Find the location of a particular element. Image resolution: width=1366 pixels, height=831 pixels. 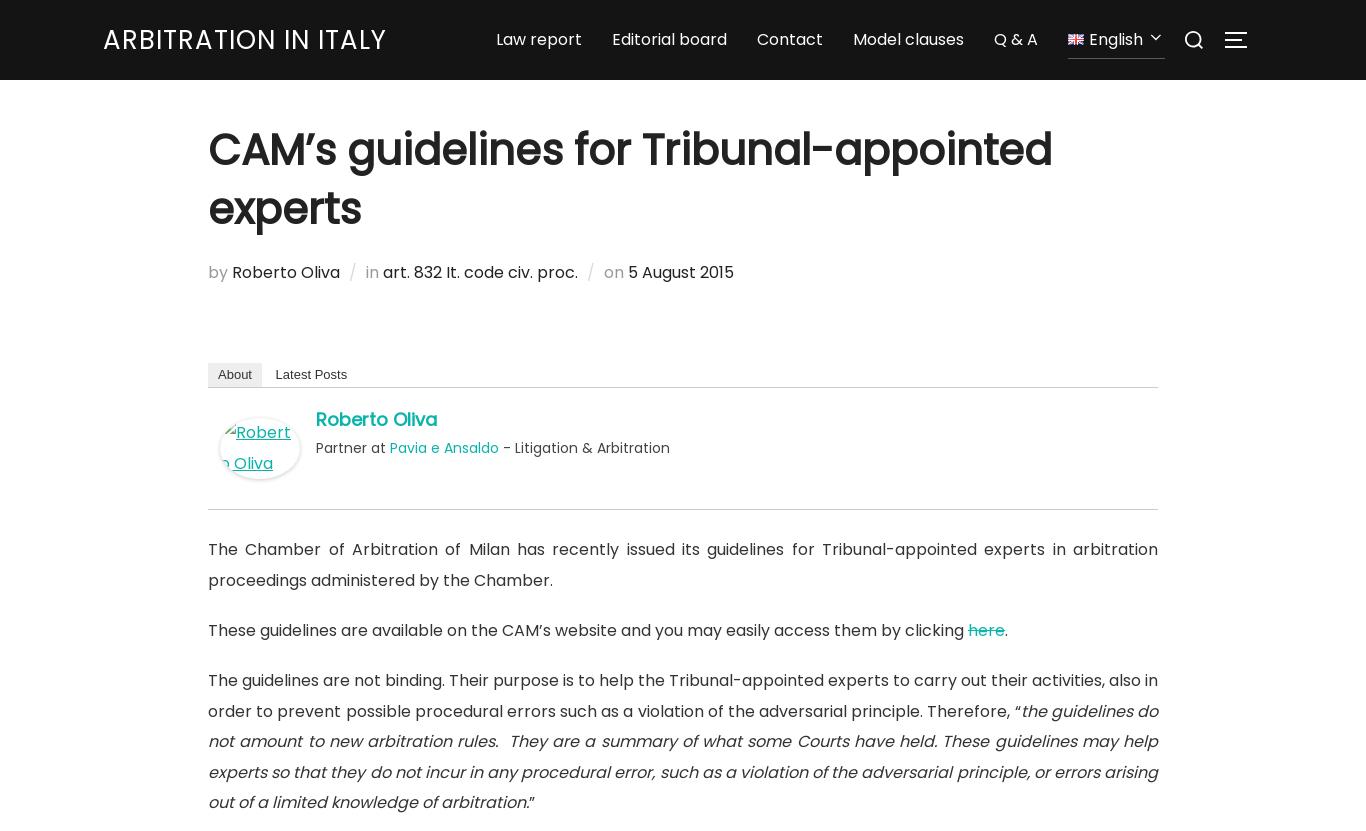

'art. 832 It. code civ. proc.' is located at coordinates (480, 271).